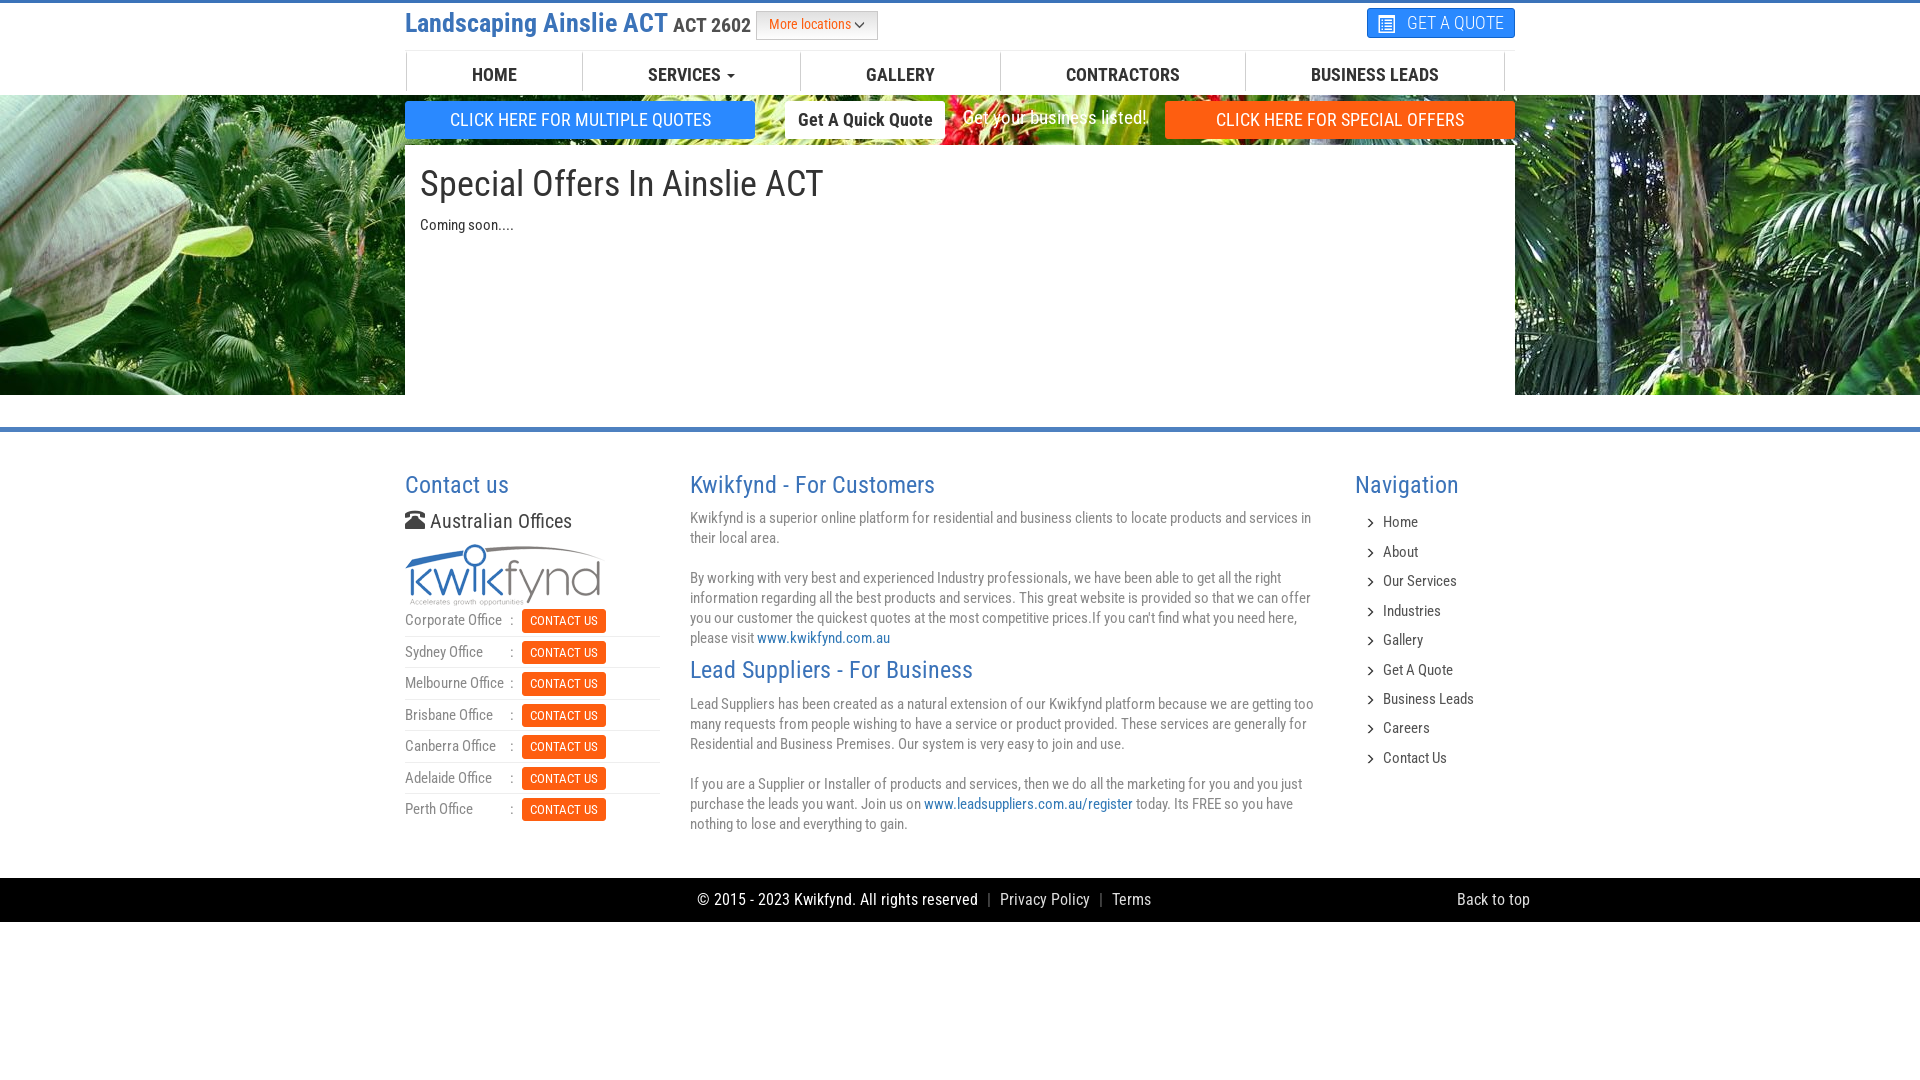 The image size is (1920, 1080). What do you see at coordinates (1440, 23) in the screenshot?
I see `'GET A QUOTE'` at bounding box center [1440, 23].